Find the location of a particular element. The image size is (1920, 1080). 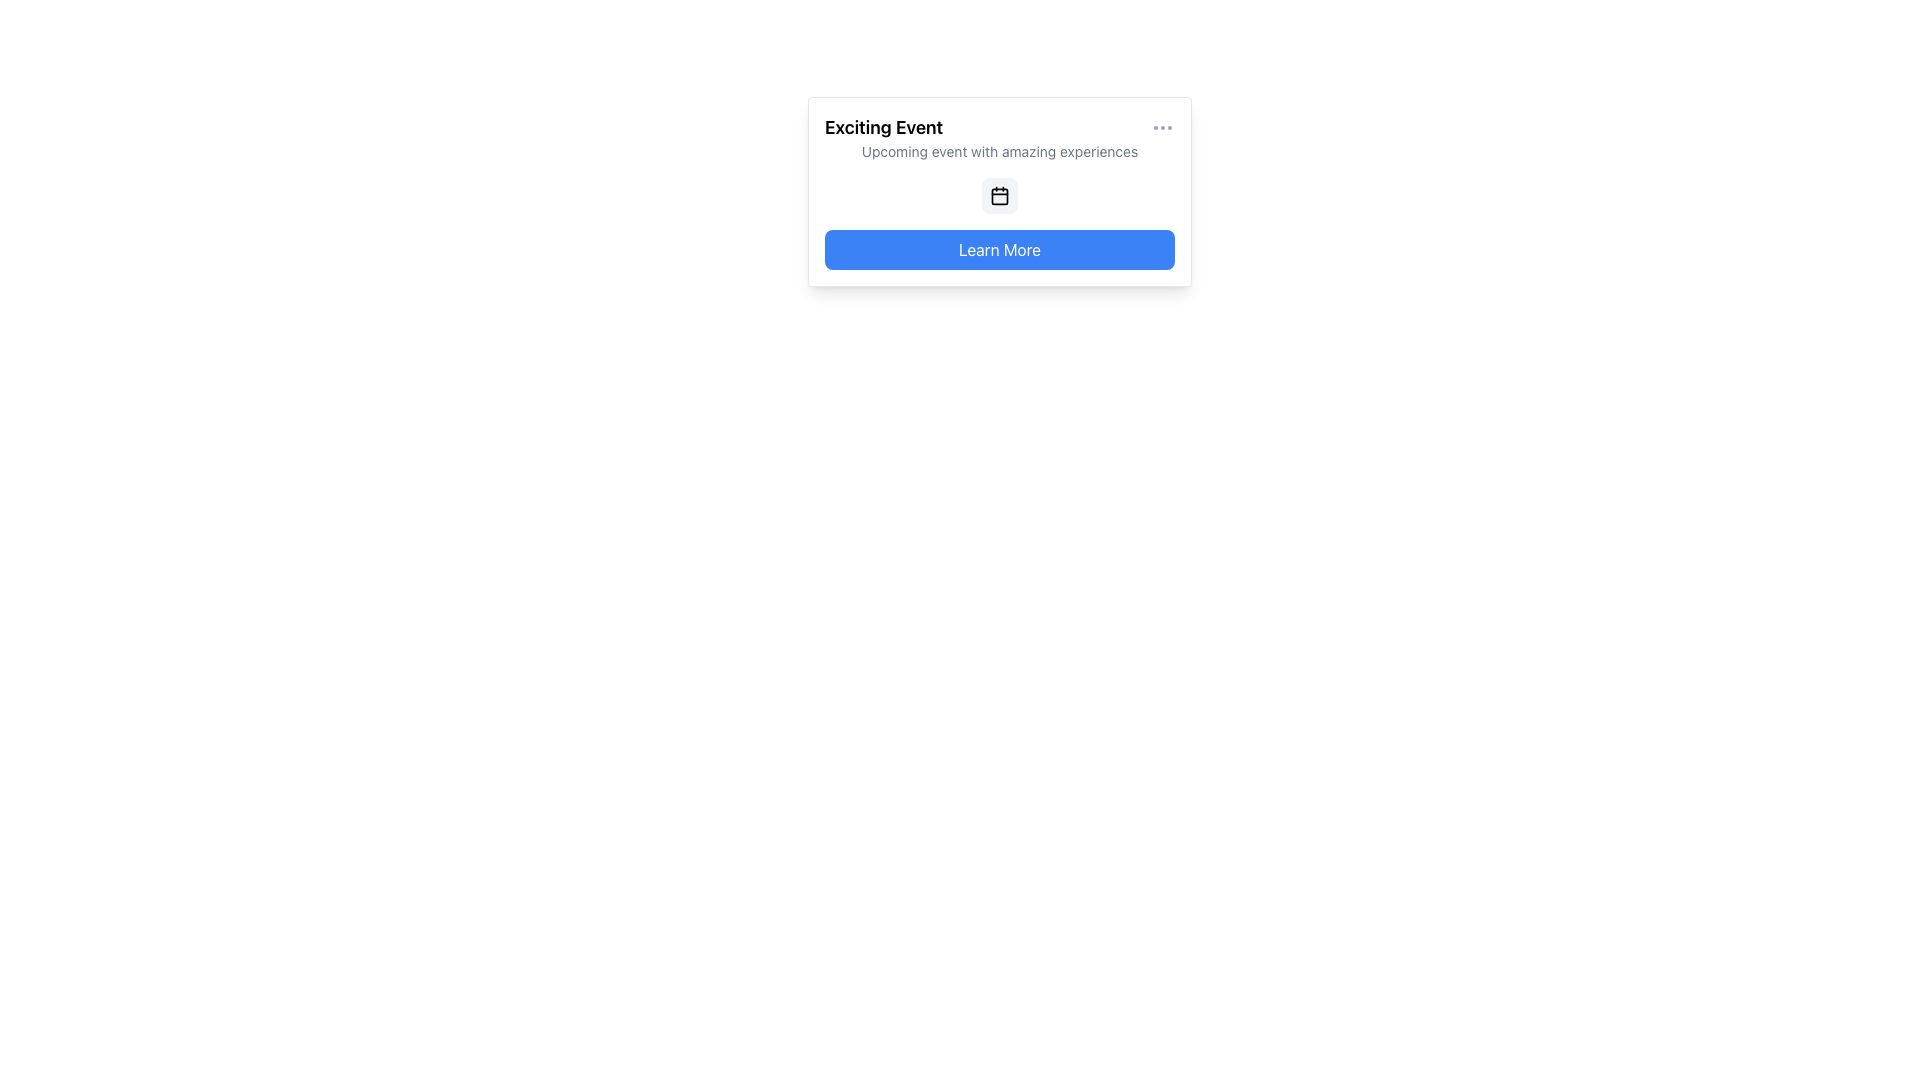

the calendar icon is located at coordinates (999, 196).